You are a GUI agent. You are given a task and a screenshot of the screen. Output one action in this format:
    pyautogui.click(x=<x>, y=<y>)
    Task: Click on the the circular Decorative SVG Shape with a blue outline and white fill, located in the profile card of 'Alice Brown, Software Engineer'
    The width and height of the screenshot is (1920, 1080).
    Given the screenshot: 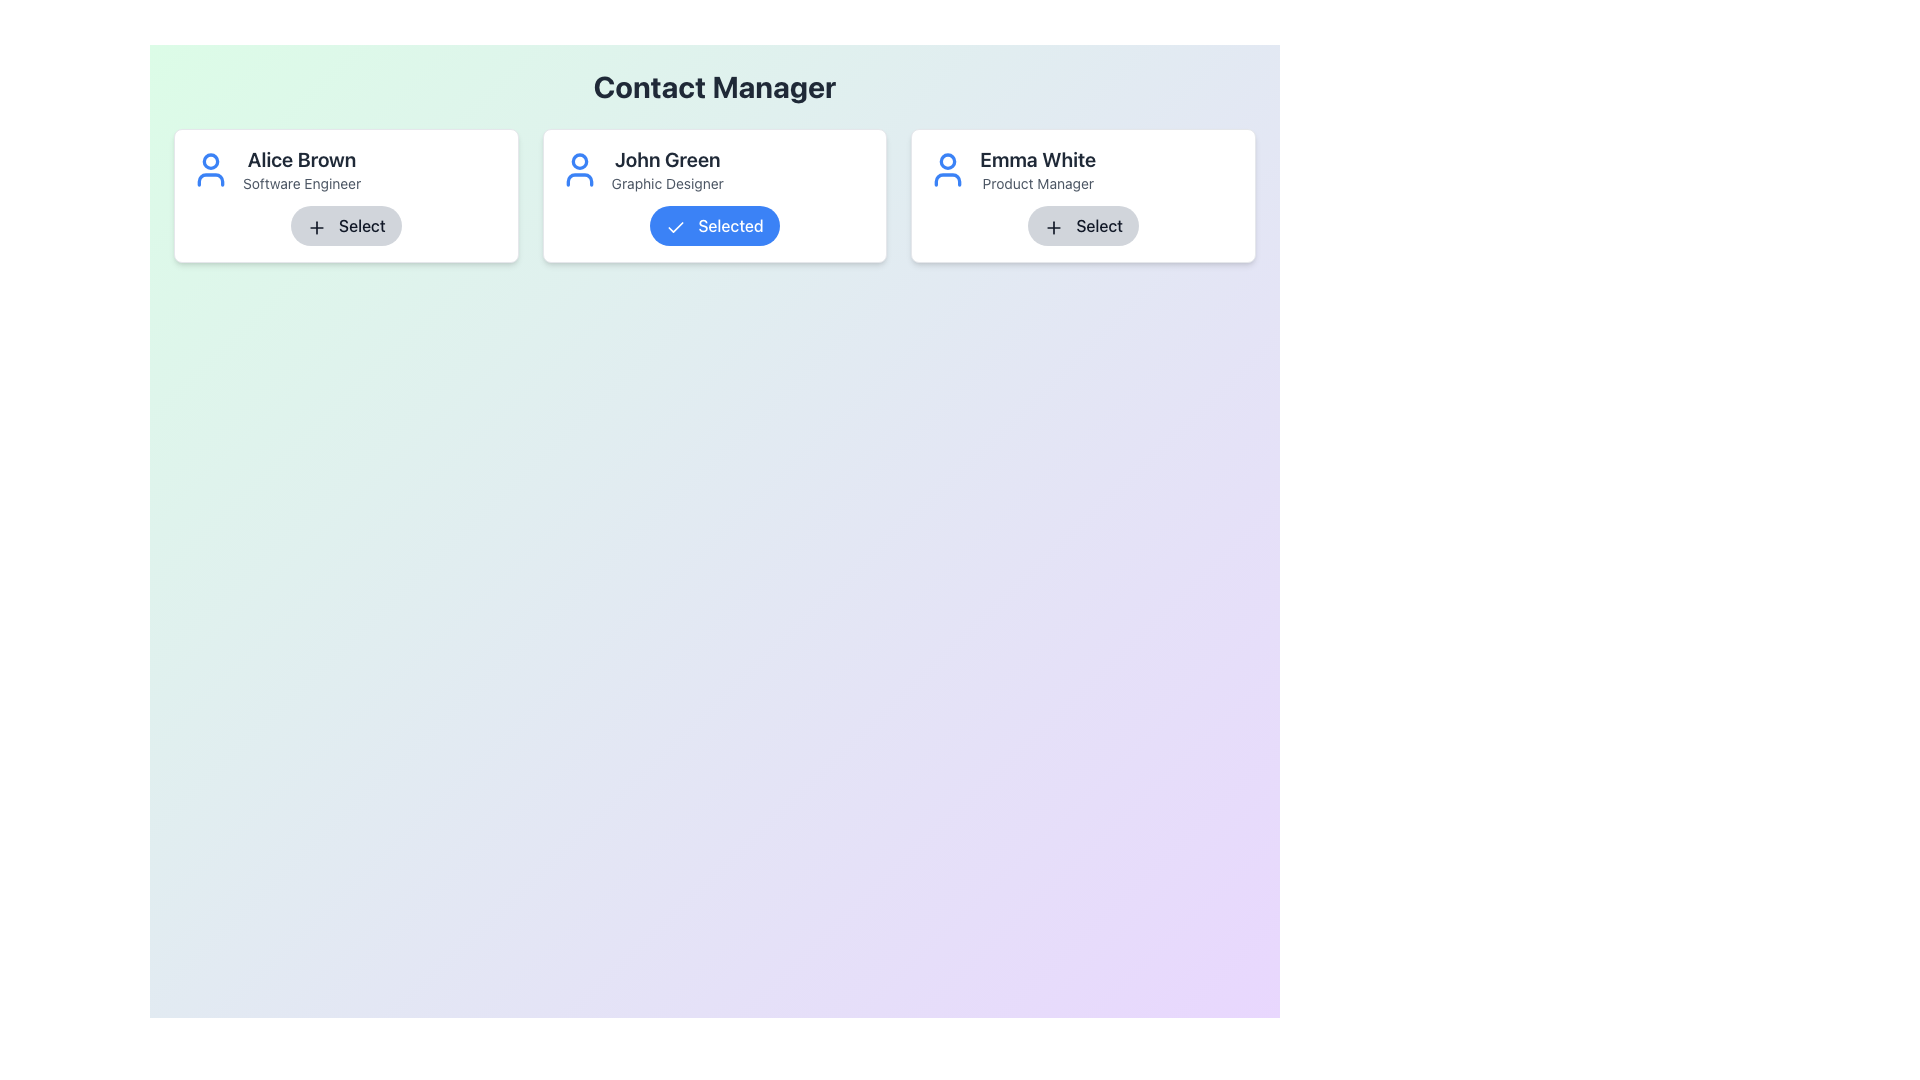 What is the action you would take?
    pyautogui.click(x=211, y=160)
    